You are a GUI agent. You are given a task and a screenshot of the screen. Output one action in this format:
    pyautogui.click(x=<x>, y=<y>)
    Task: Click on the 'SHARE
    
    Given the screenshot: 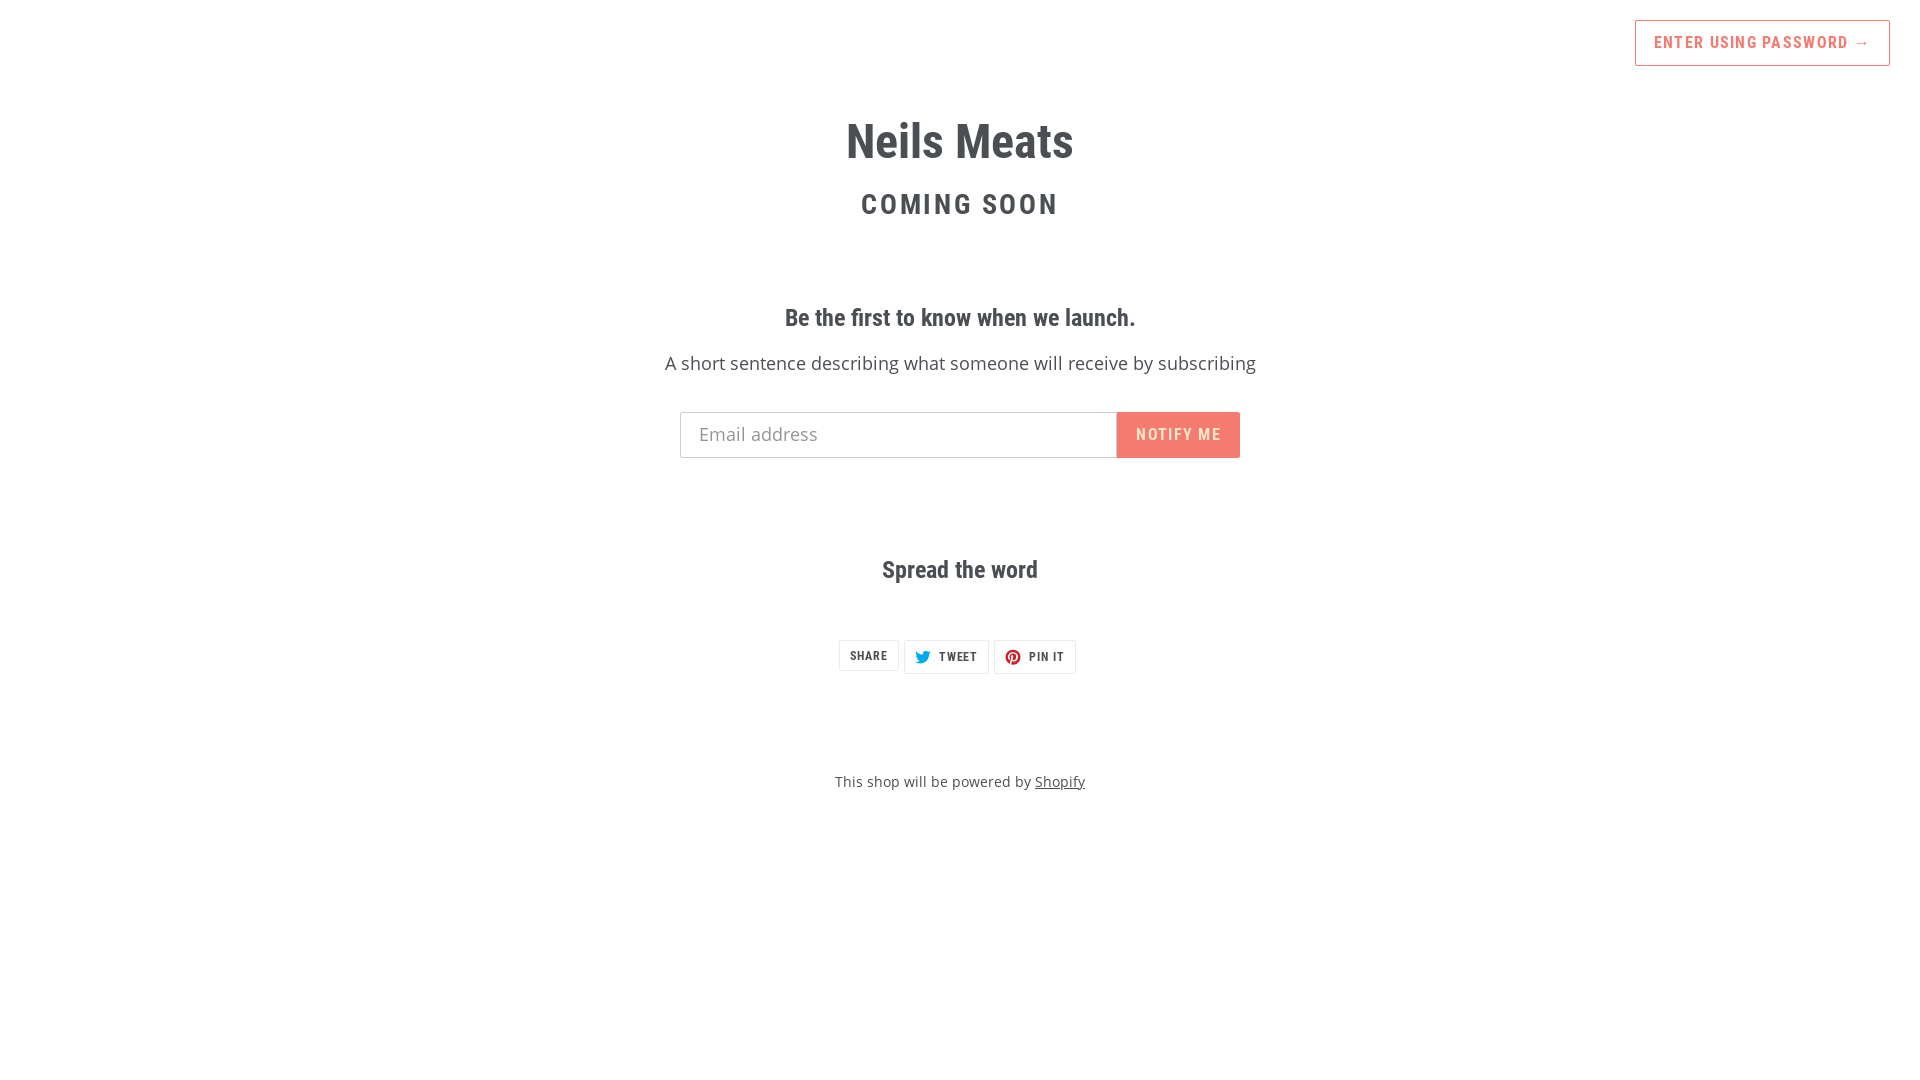 What is the action you would take?
    pyautogui.click(x=868, y=655)
    